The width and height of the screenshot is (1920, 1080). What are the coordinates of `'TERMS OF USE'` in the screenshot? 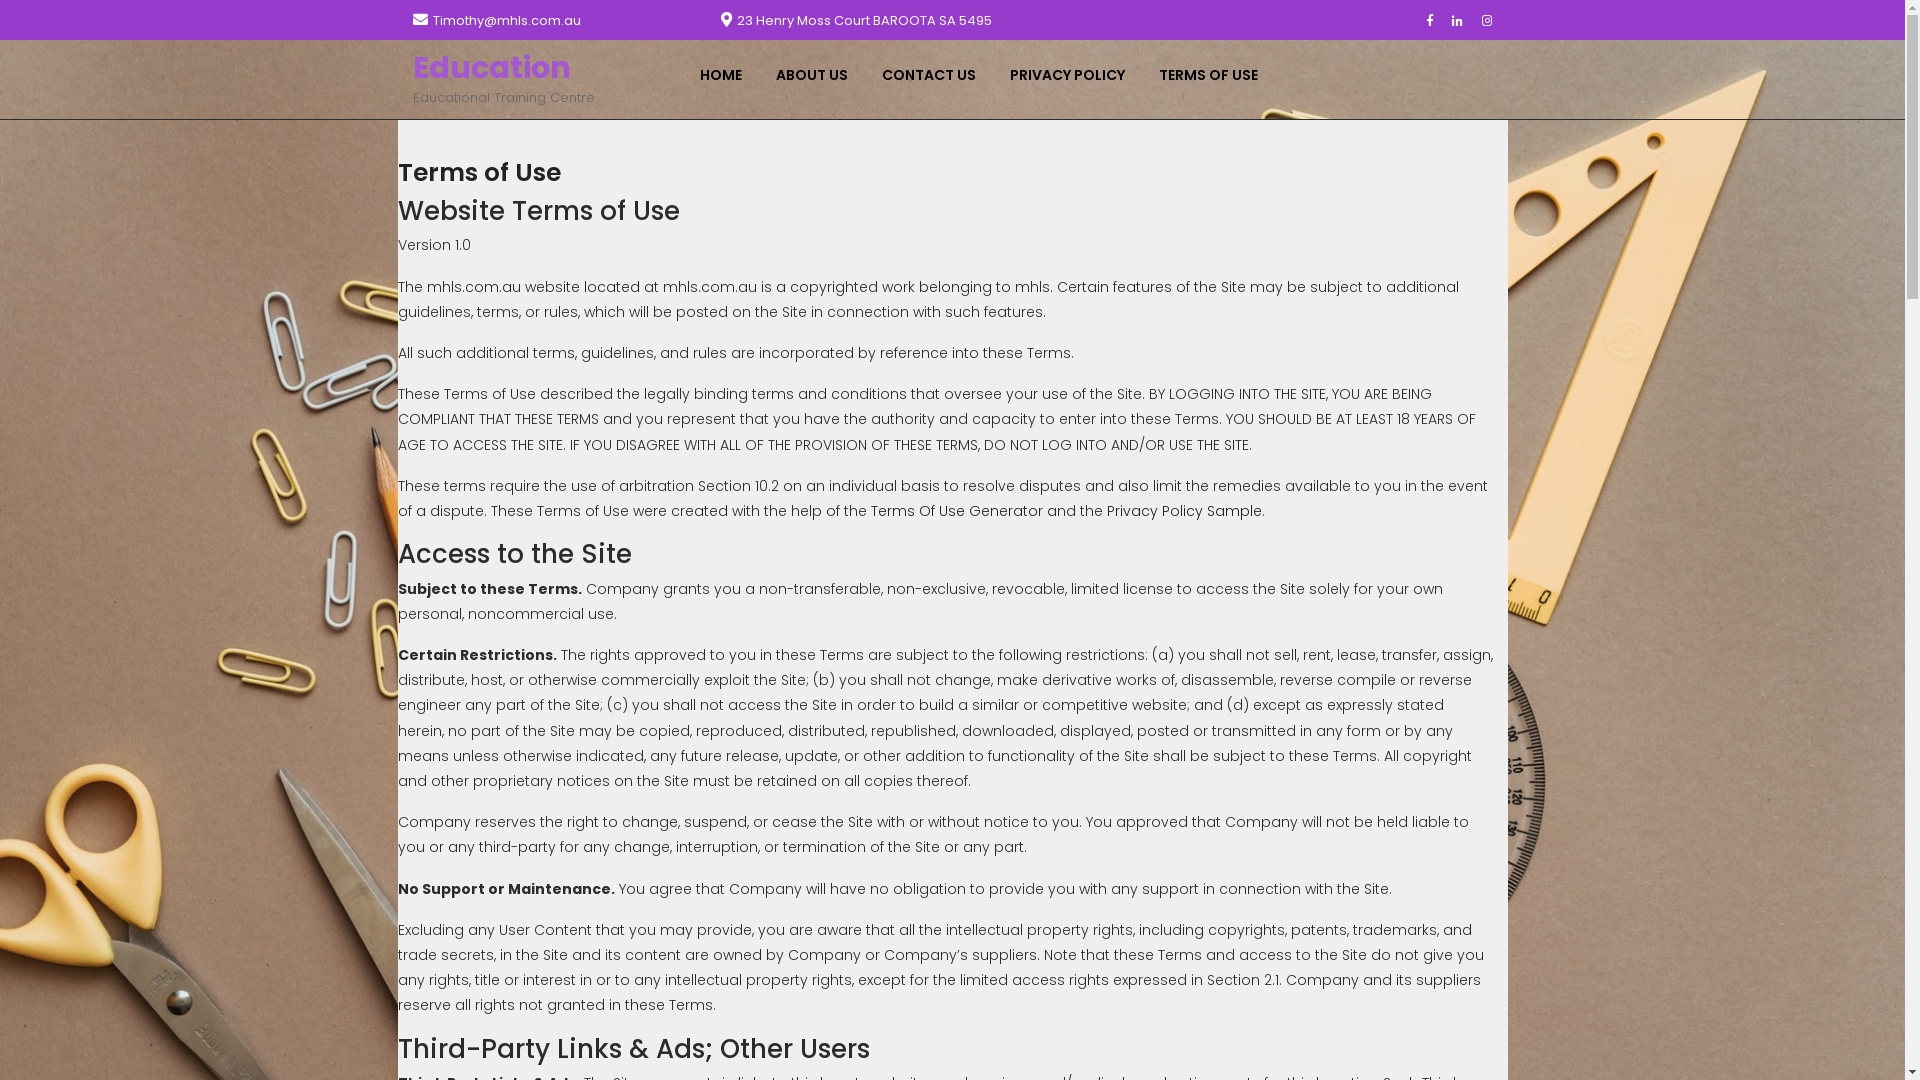 It's located at (1148, 74).